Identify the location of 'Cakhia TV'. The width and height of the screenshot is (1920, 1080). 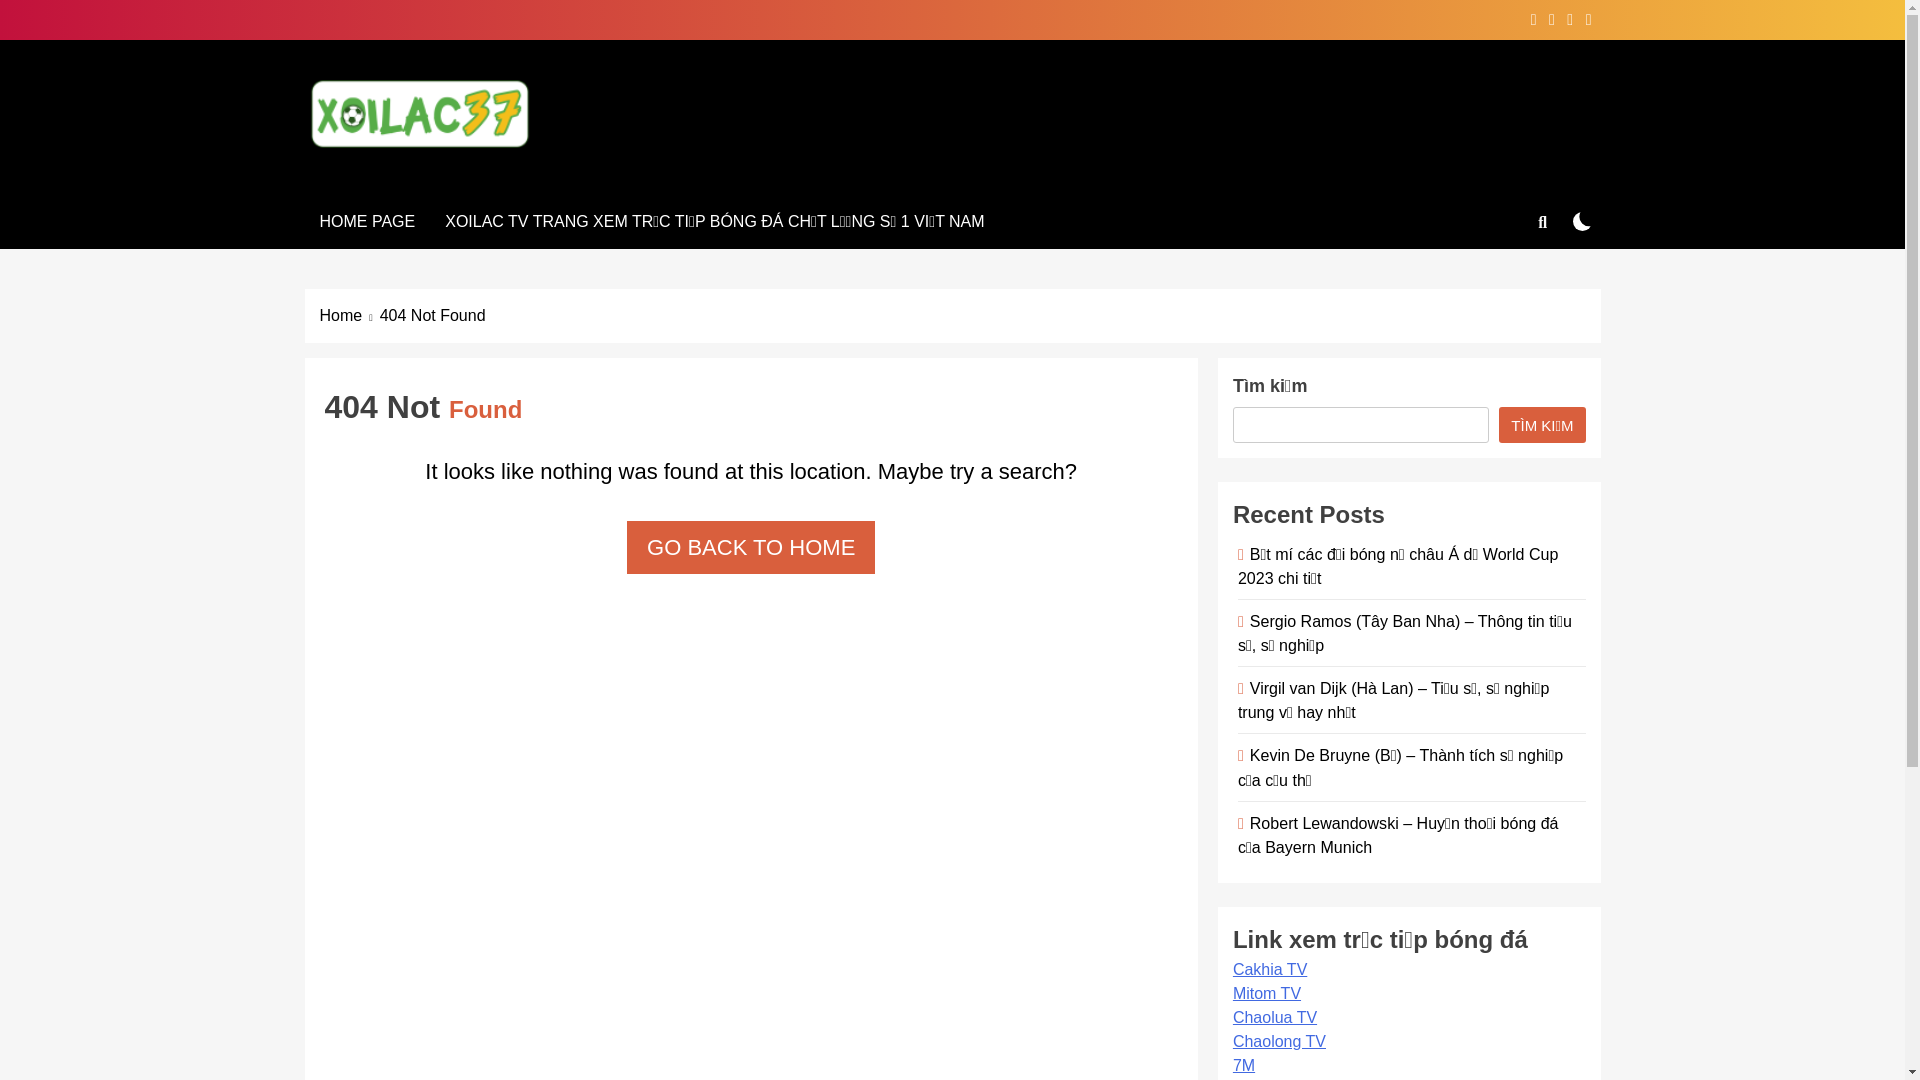
(1269, 968).